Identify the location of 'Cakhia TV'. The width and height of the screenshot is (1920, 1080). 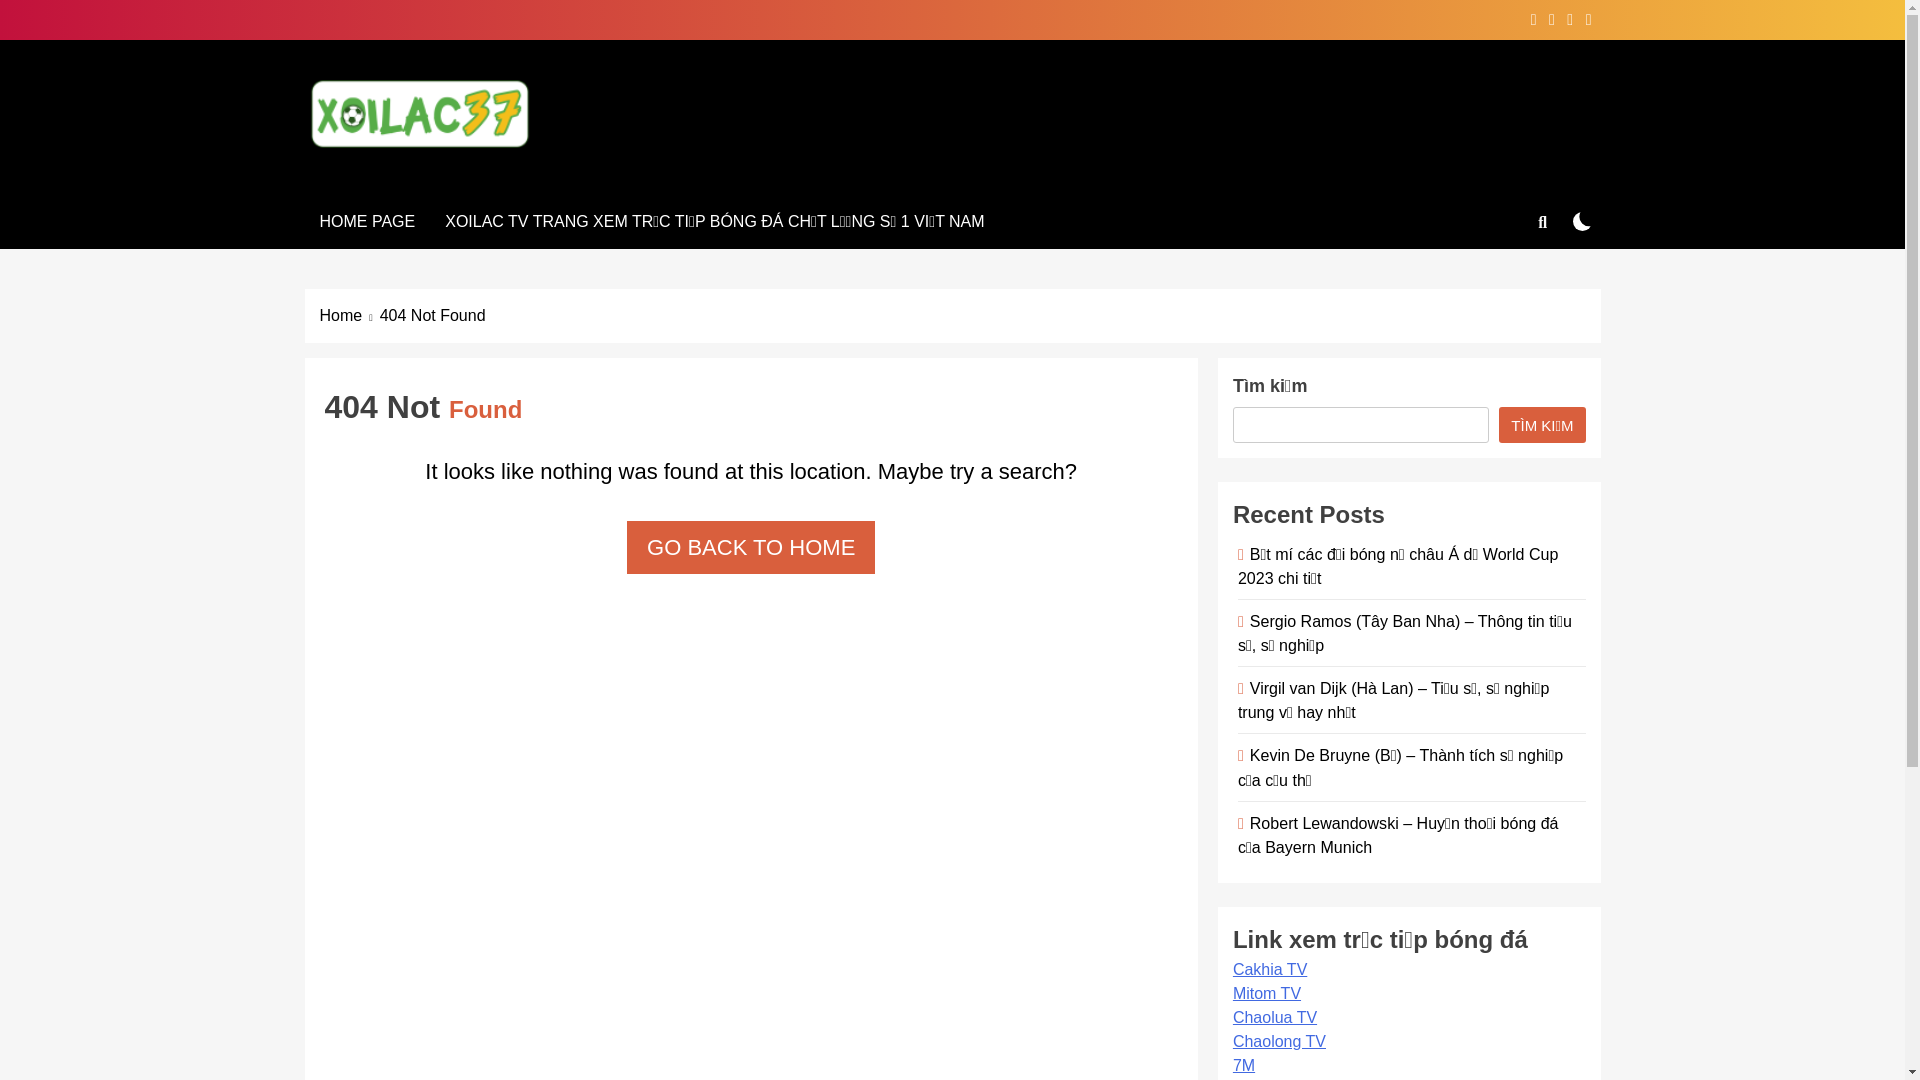
(1269, 968).